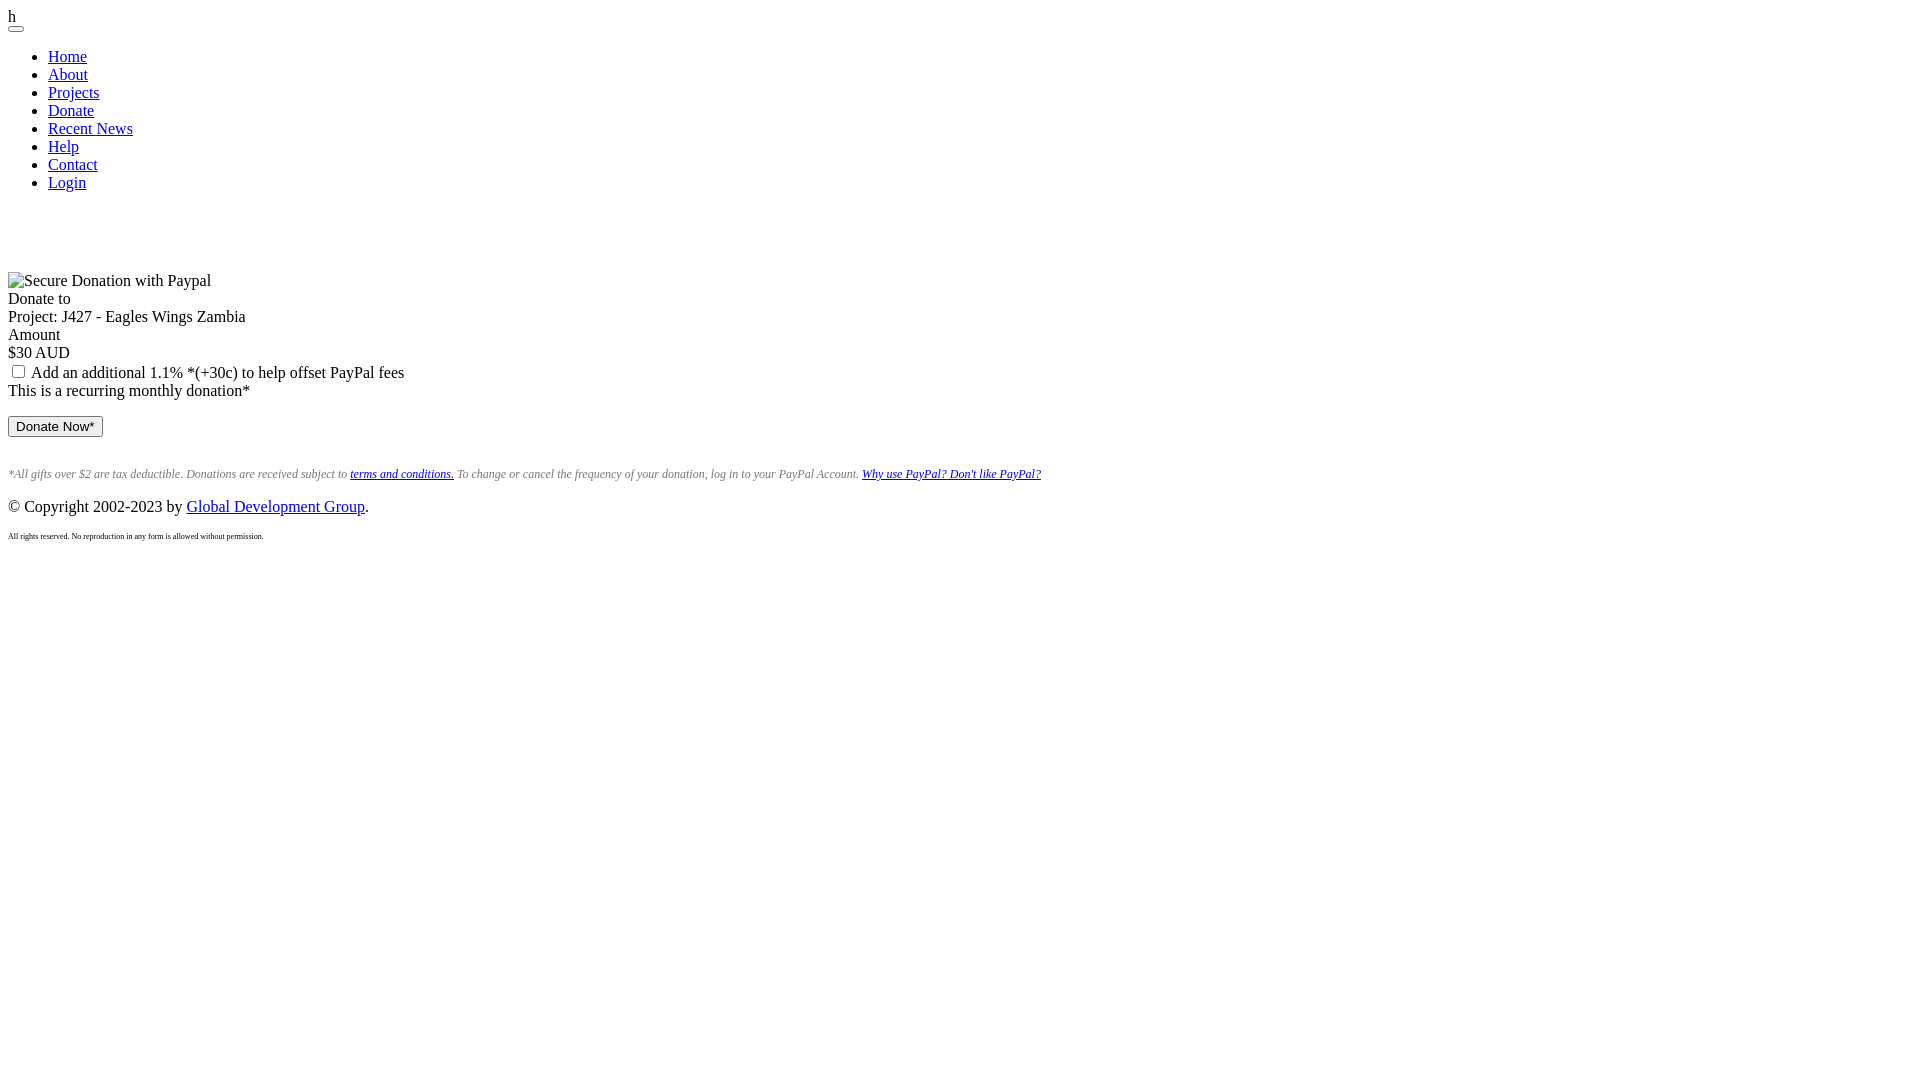 This screenshot has height=1080, width=1920. I want to click on 'Global Development Group', so click(274, 505).